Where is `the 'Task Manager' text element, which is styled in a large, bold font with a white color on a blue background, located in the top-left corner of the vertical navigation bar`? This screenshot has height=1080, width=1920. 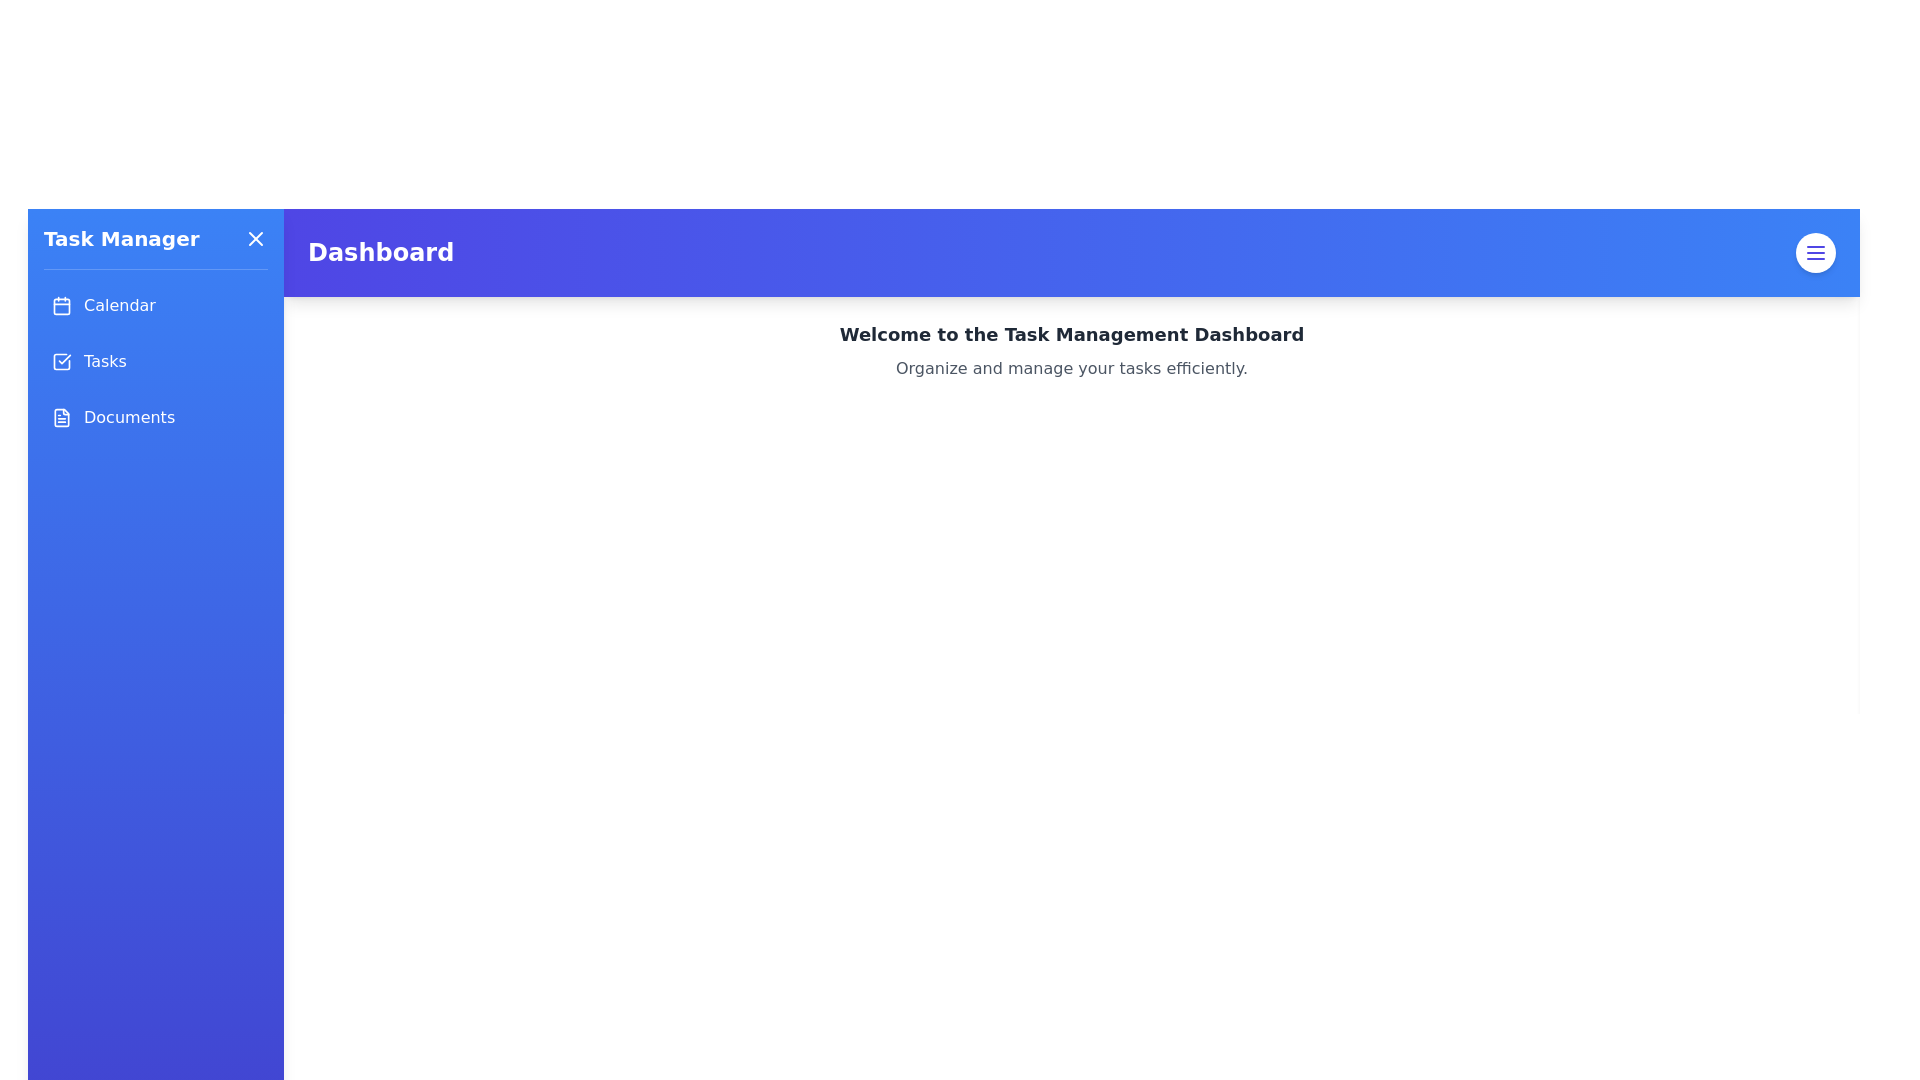 the 'Task Manager' text element, which is styled in a large, bold font with a white color on a blue background, located in the top-left corner of the vertical navigation bar is located at coordinates (120, 238).